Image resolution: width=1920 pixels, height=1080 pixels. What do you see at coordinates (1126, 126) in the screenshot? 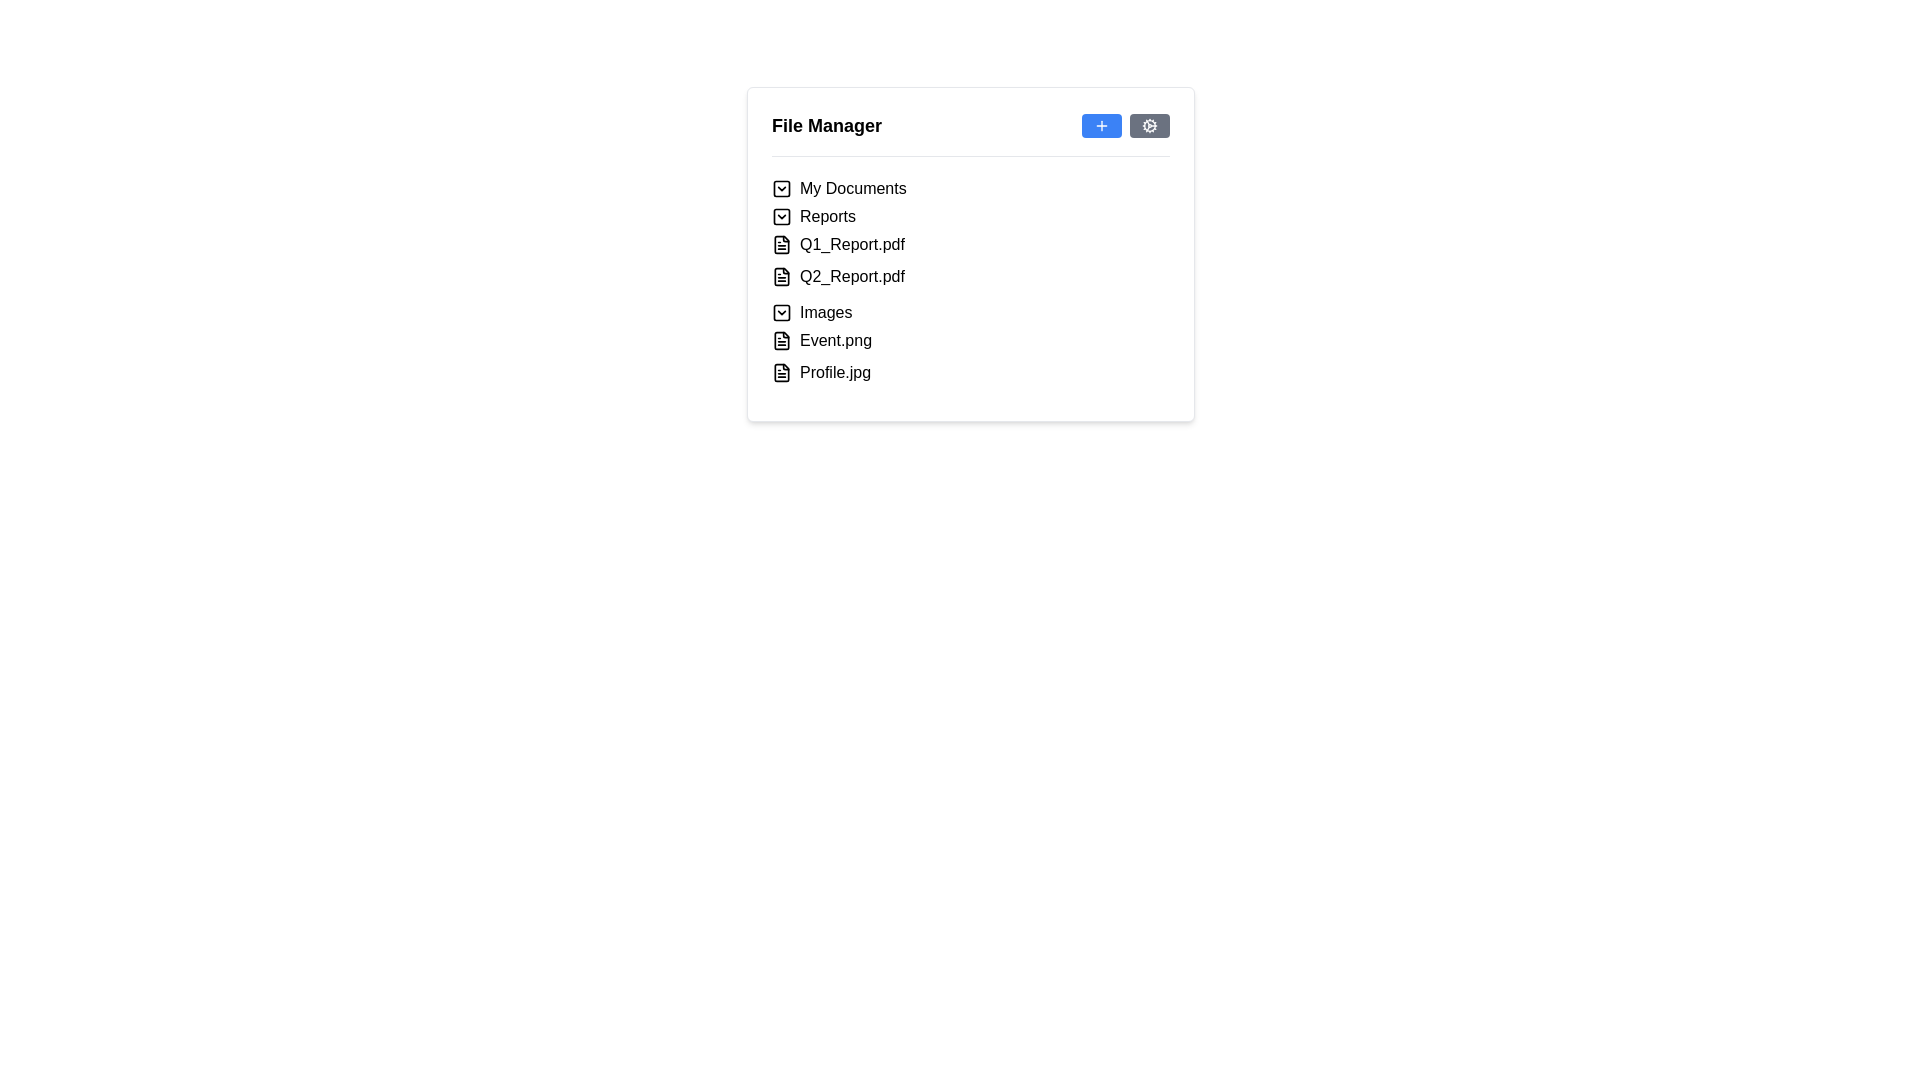
I see `the control panel buttons in the upper-right corner of the 'File Manager' section` at bounding box center [1126, 126].